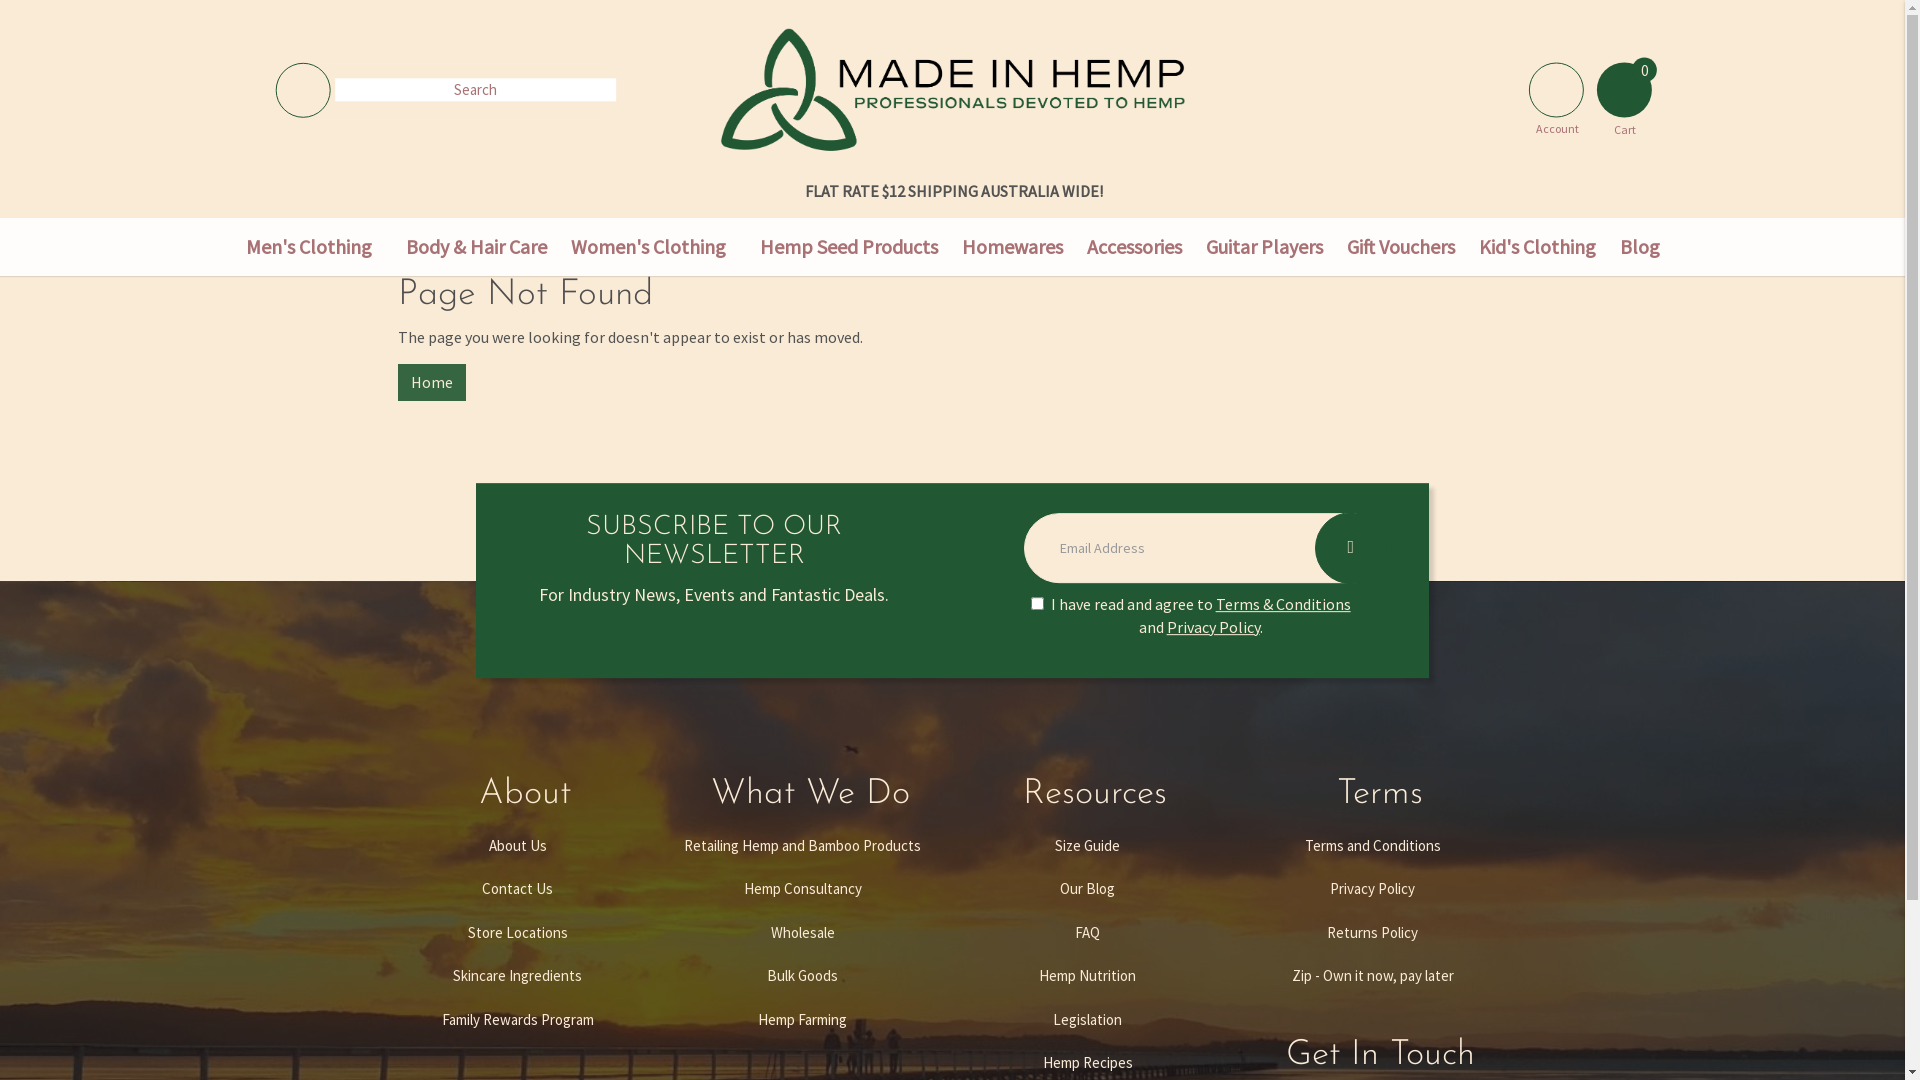 The image size is (1920, 1080). I want to click on 'FAQ', so click(1085, 932).